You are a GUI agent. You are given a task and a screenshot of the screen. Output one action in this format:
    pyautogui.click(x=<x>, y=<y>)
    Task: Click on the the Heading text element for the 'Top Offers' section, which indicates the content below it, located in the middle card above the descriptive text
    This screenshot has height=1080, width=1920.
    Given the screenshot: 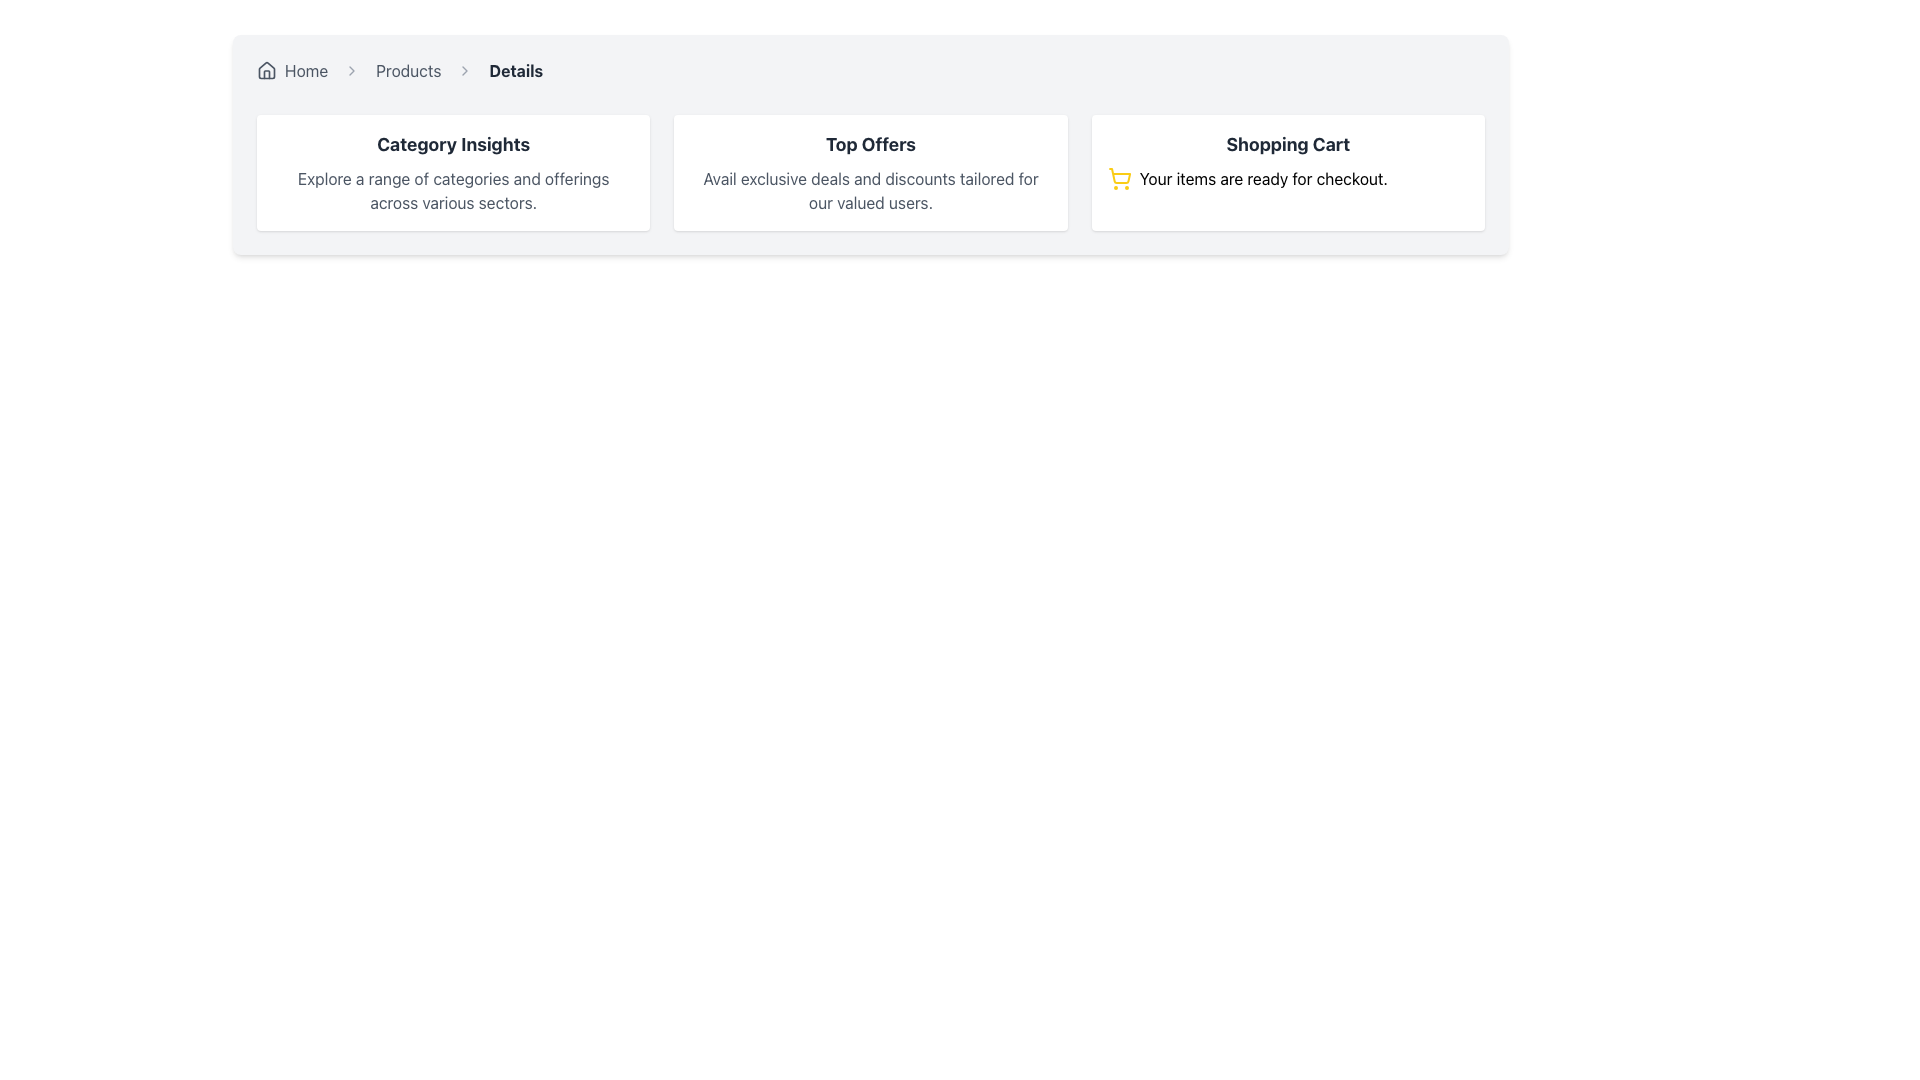 What is the action you would take?
    pyautogui.click(x=870, y=144)
    